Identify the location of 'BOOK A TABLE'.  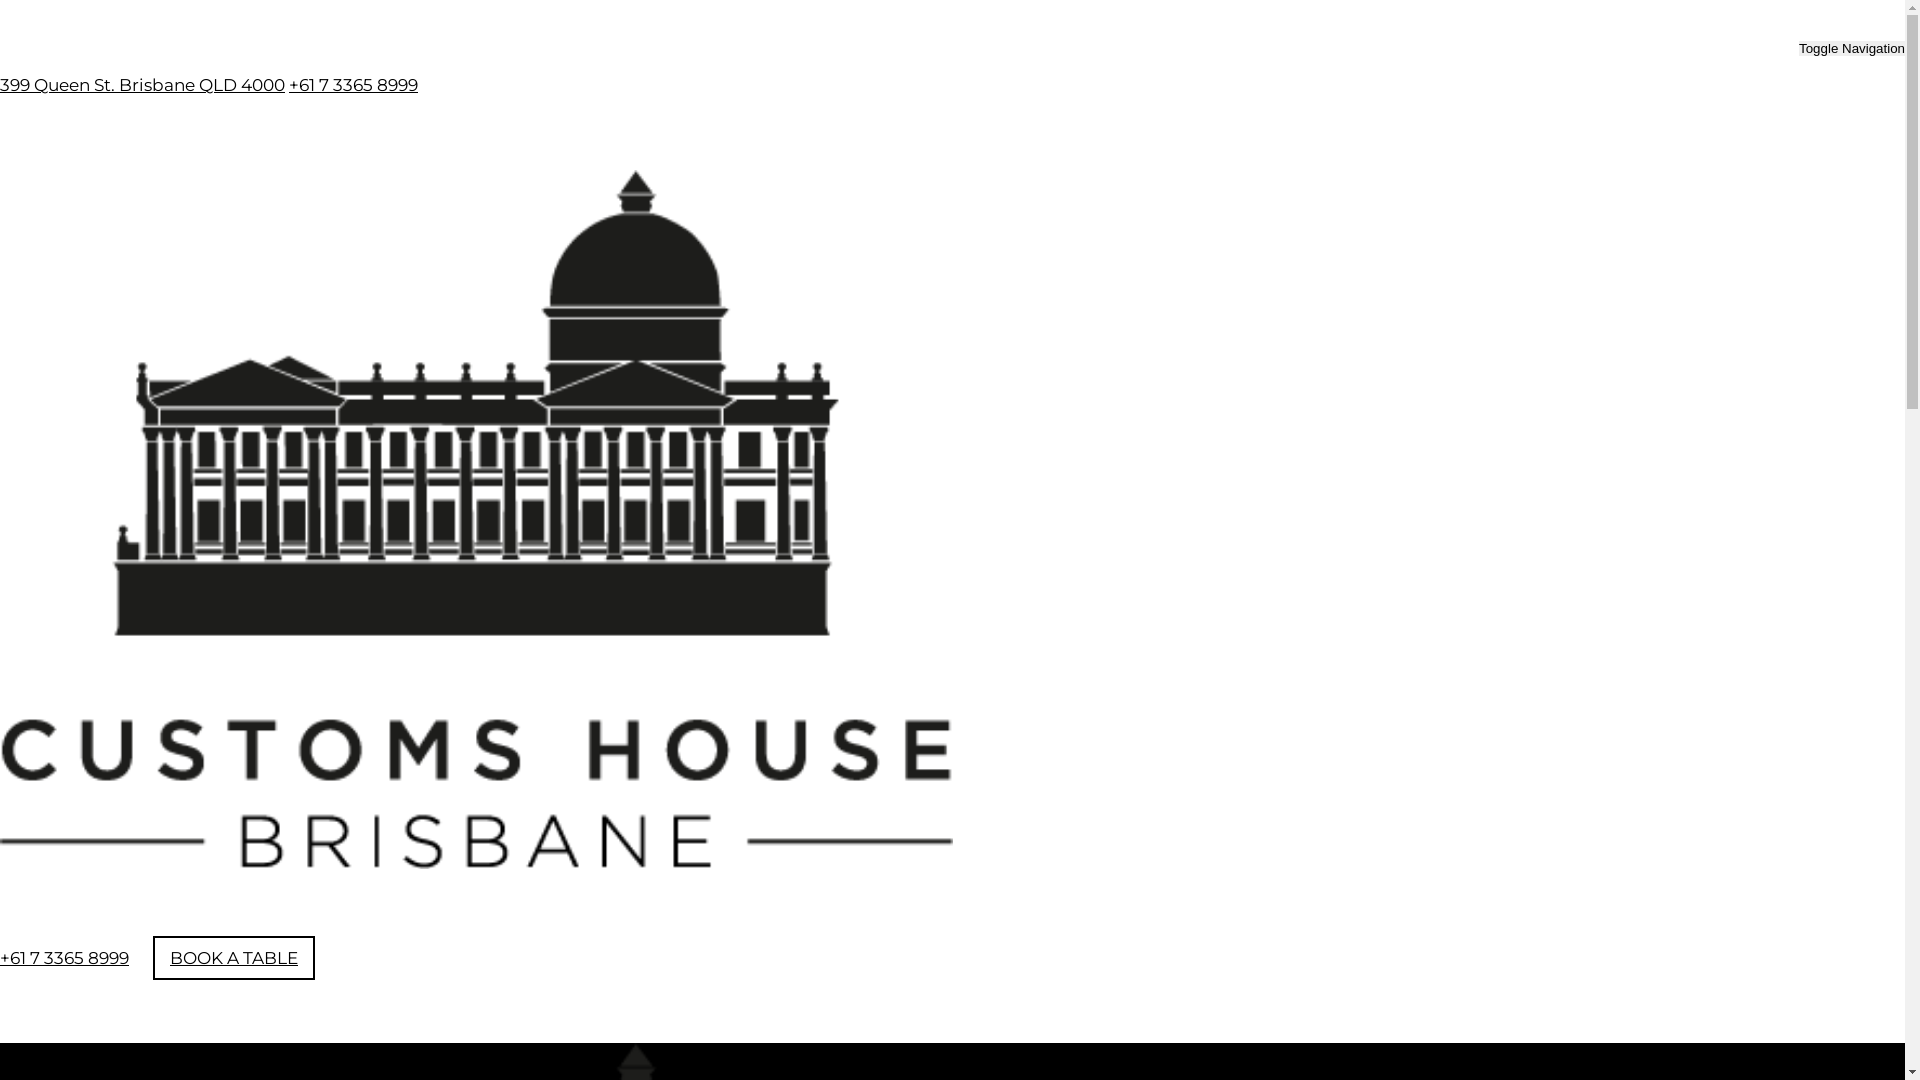
(234, 956).